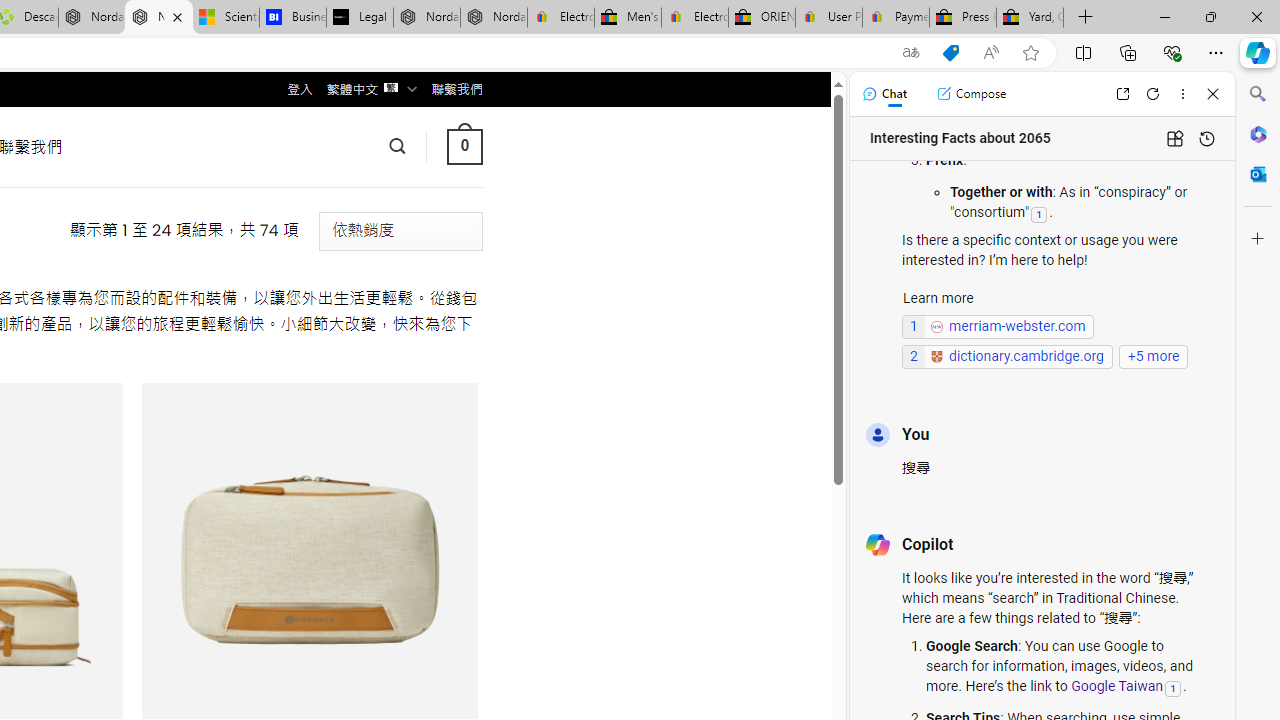  What do you see at coordinates (463, 145) in the screenshot?
I see `'  0  '` at bounding box center [463, 145].